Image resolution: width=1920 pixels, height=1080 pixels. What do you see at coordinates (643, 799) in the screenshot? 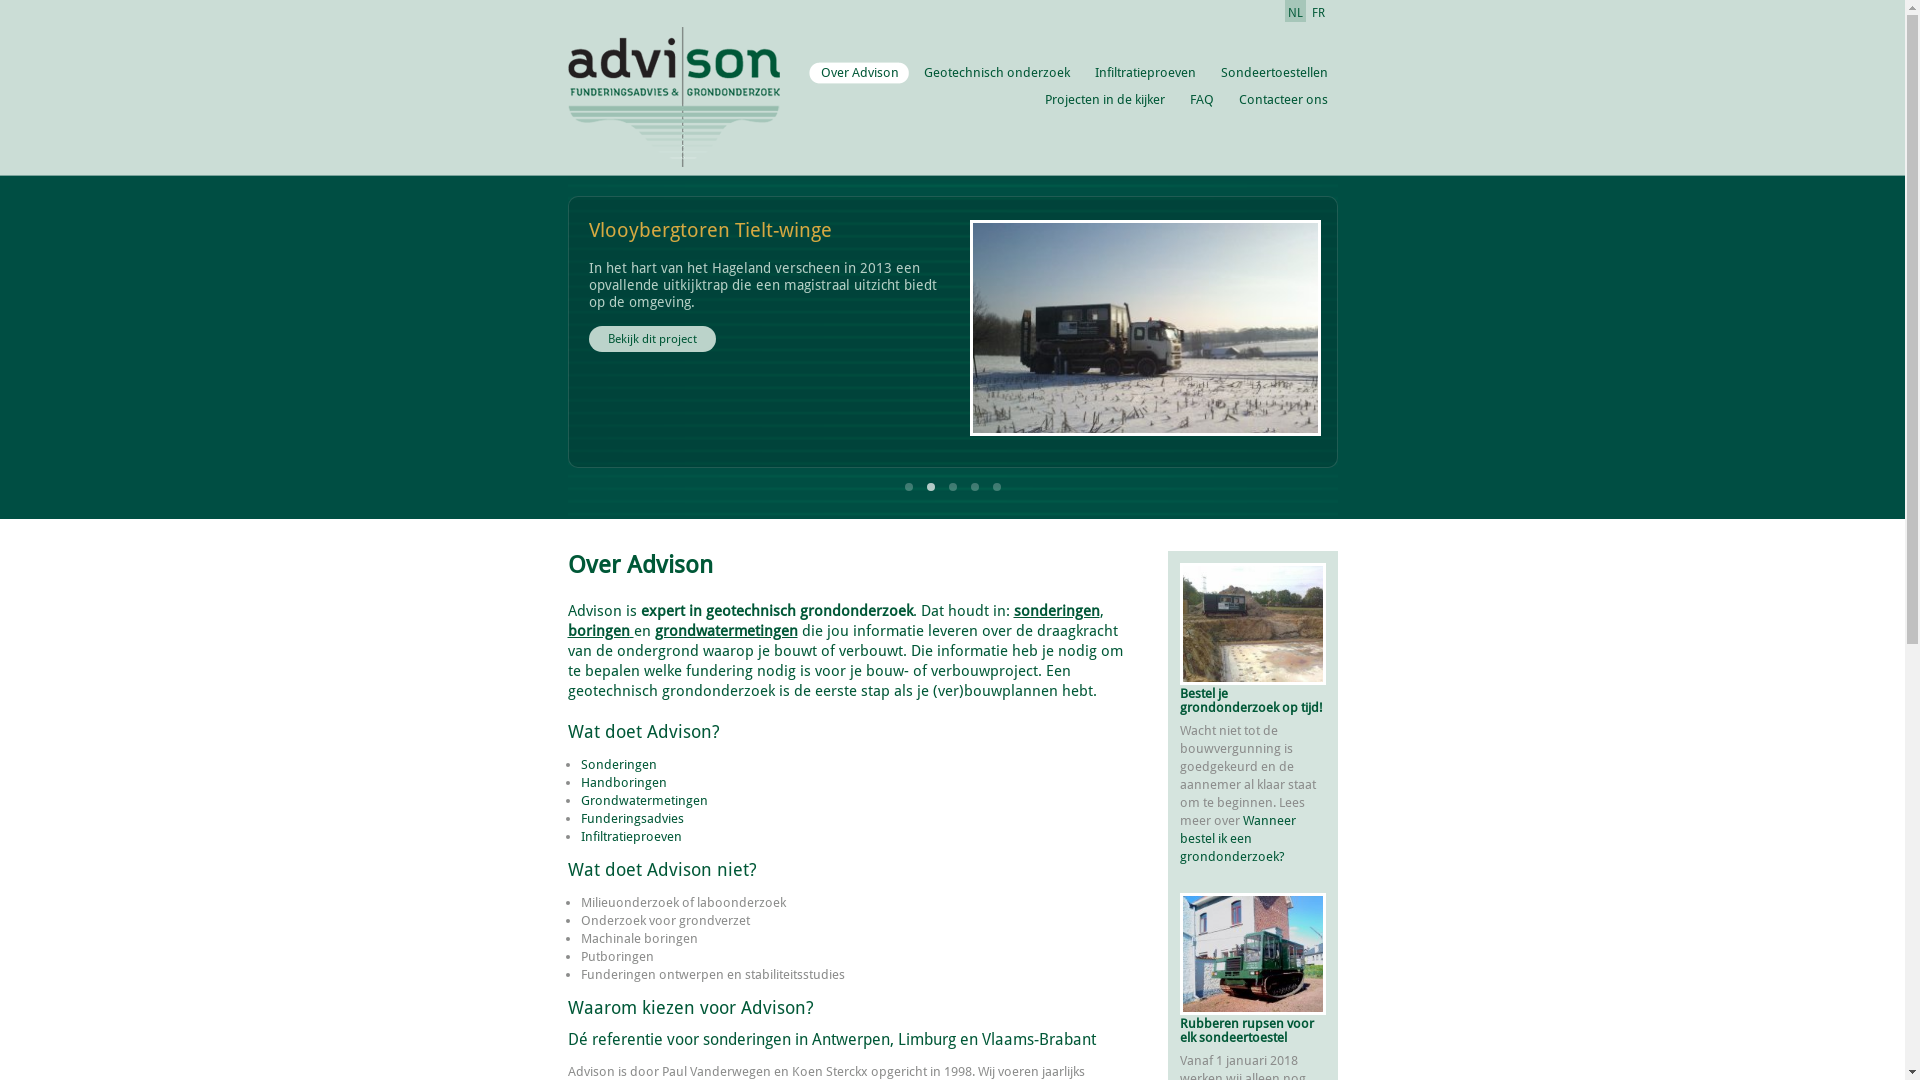
I see `'Grondwatermetingen'` at bounding box center [643, 799].